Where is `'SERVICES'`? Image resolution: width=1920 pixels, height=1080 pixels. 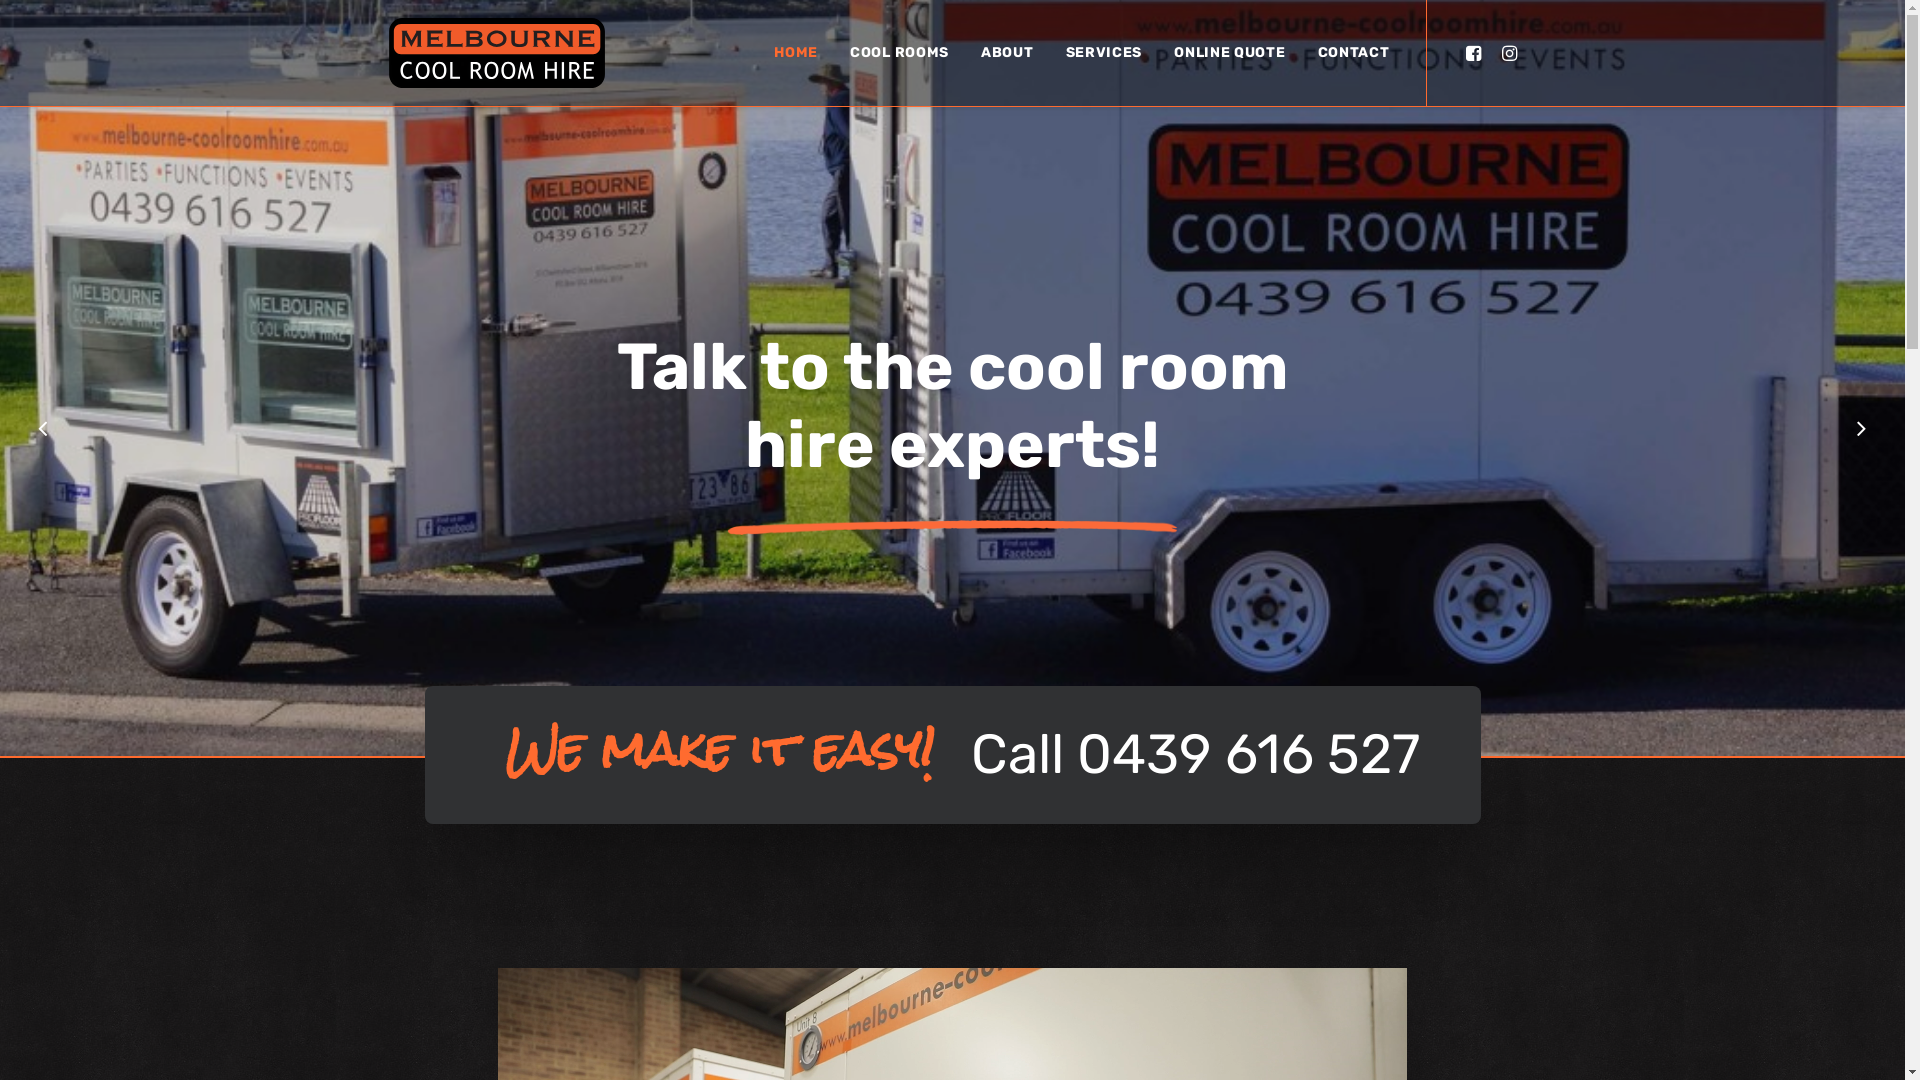
'SERVICES' is located at coordinates (1103, 52).